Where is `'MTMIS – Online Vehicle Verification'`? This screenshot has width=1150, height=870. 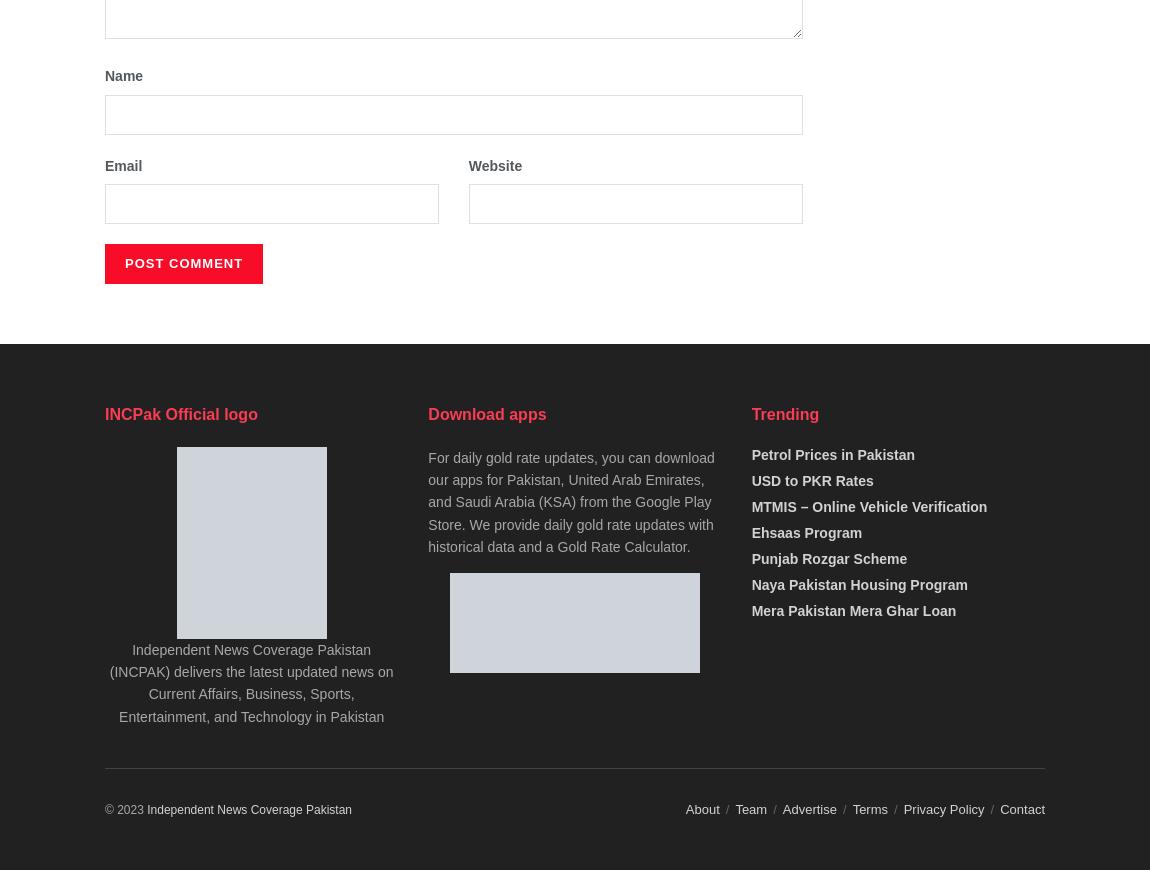 'MTMIS – Online Vehicle Verification' is located at coordinates (869, 504).